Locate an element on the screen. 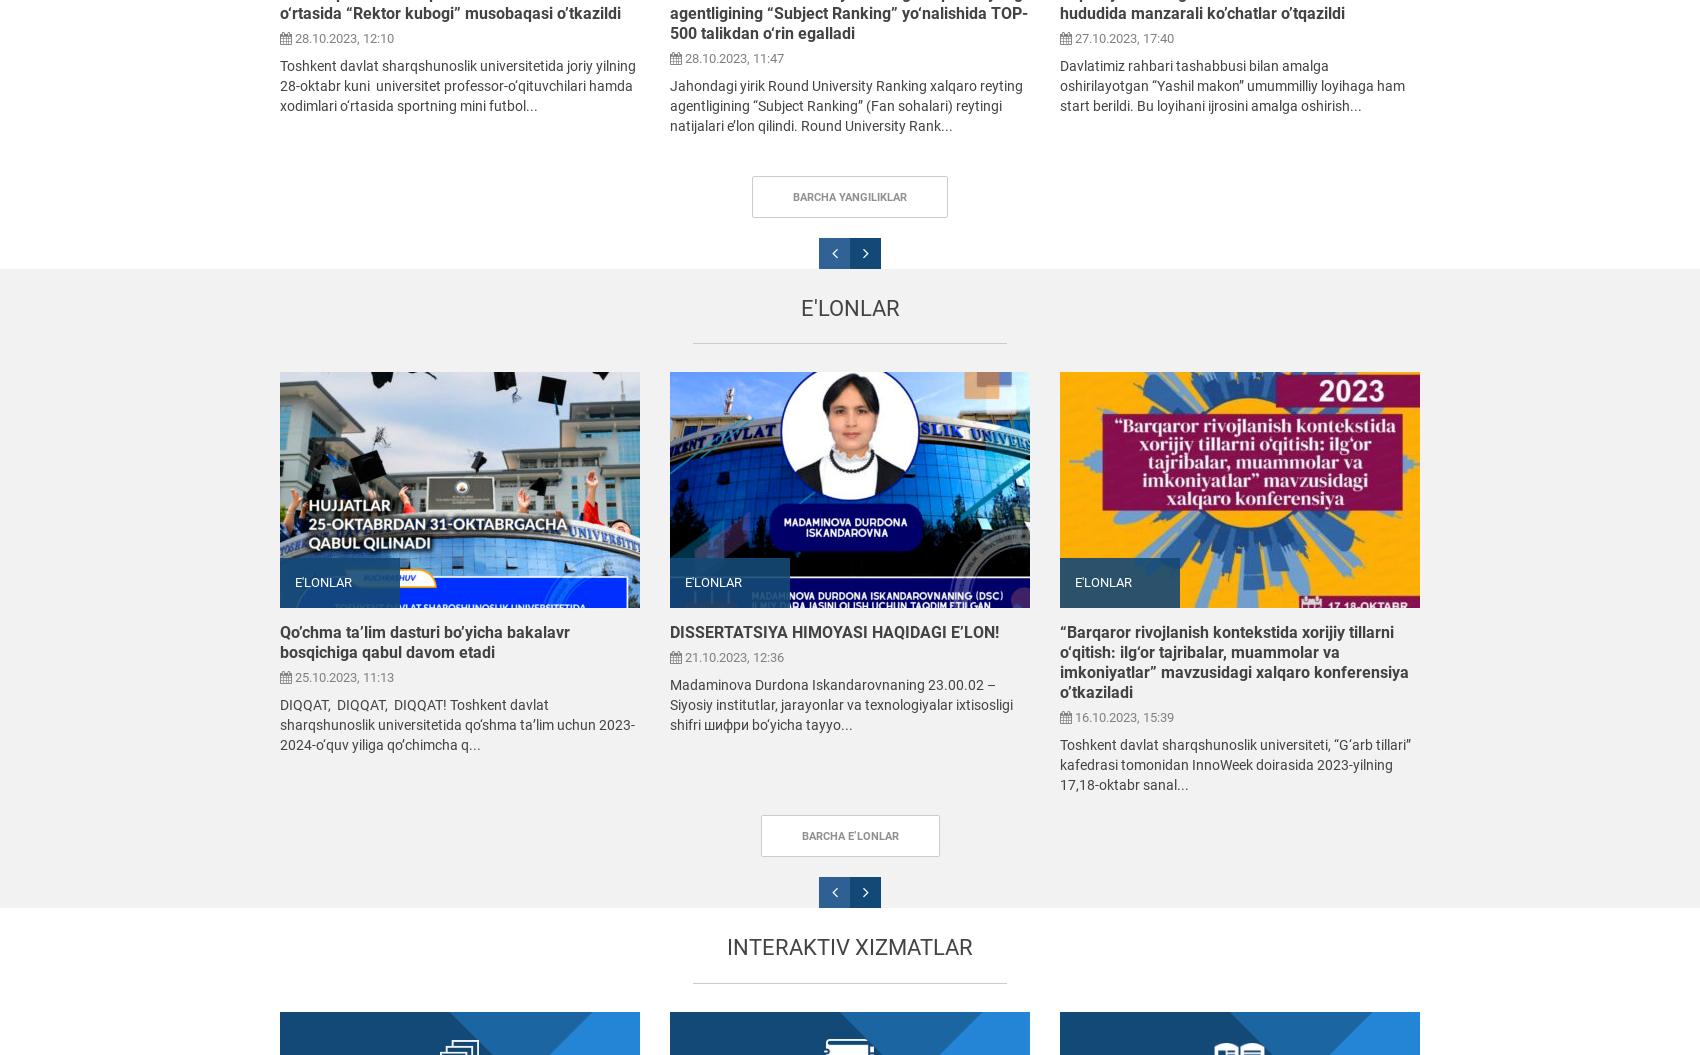 The height and width of the screenshot is (1055, 1700). '25.10.2023, 11:13' is located at coordinates (342, 676).